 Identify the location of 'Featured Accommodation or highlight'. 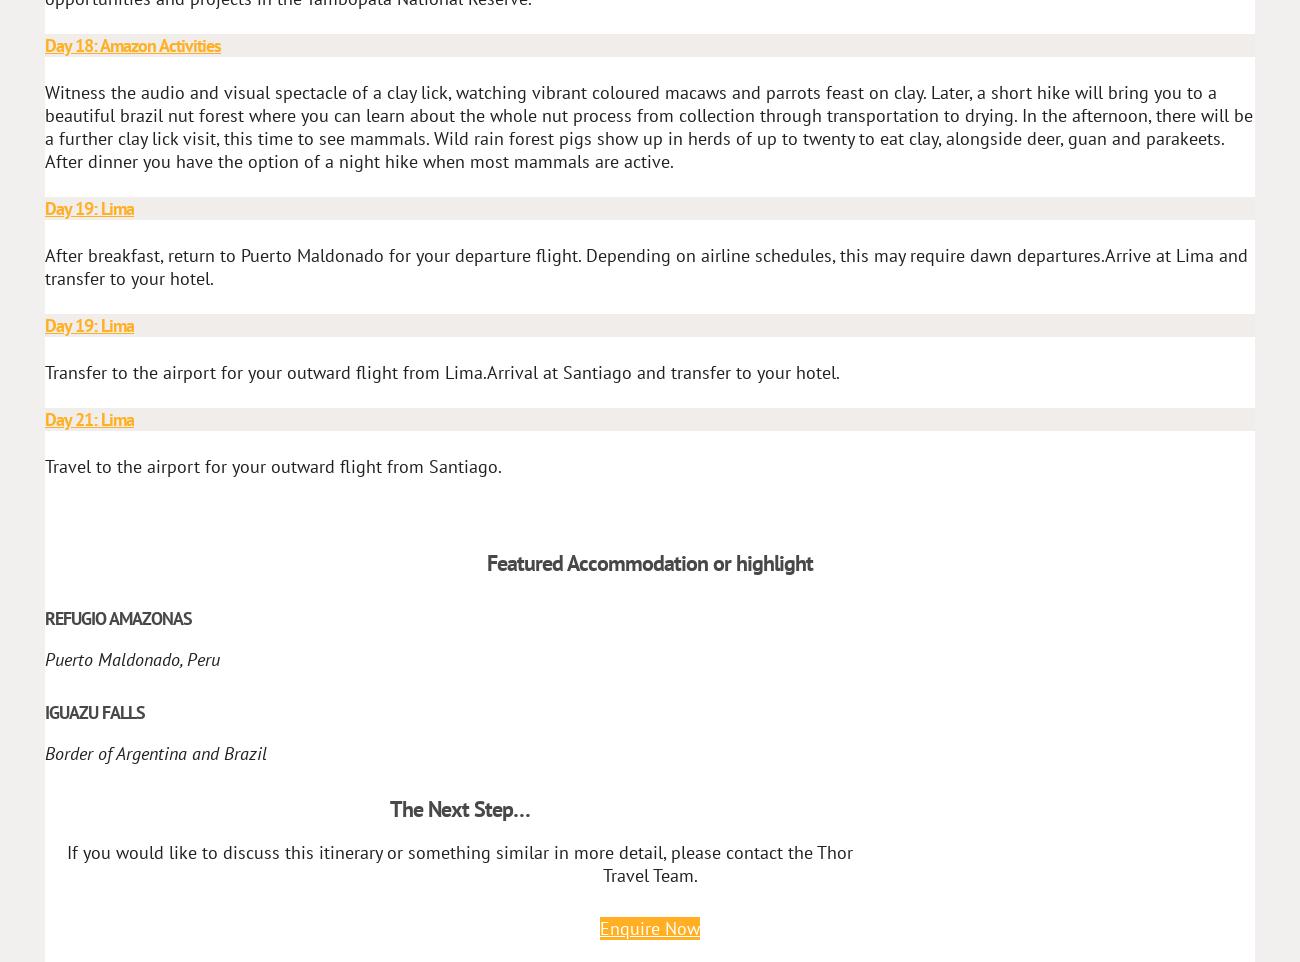
(485, 562).